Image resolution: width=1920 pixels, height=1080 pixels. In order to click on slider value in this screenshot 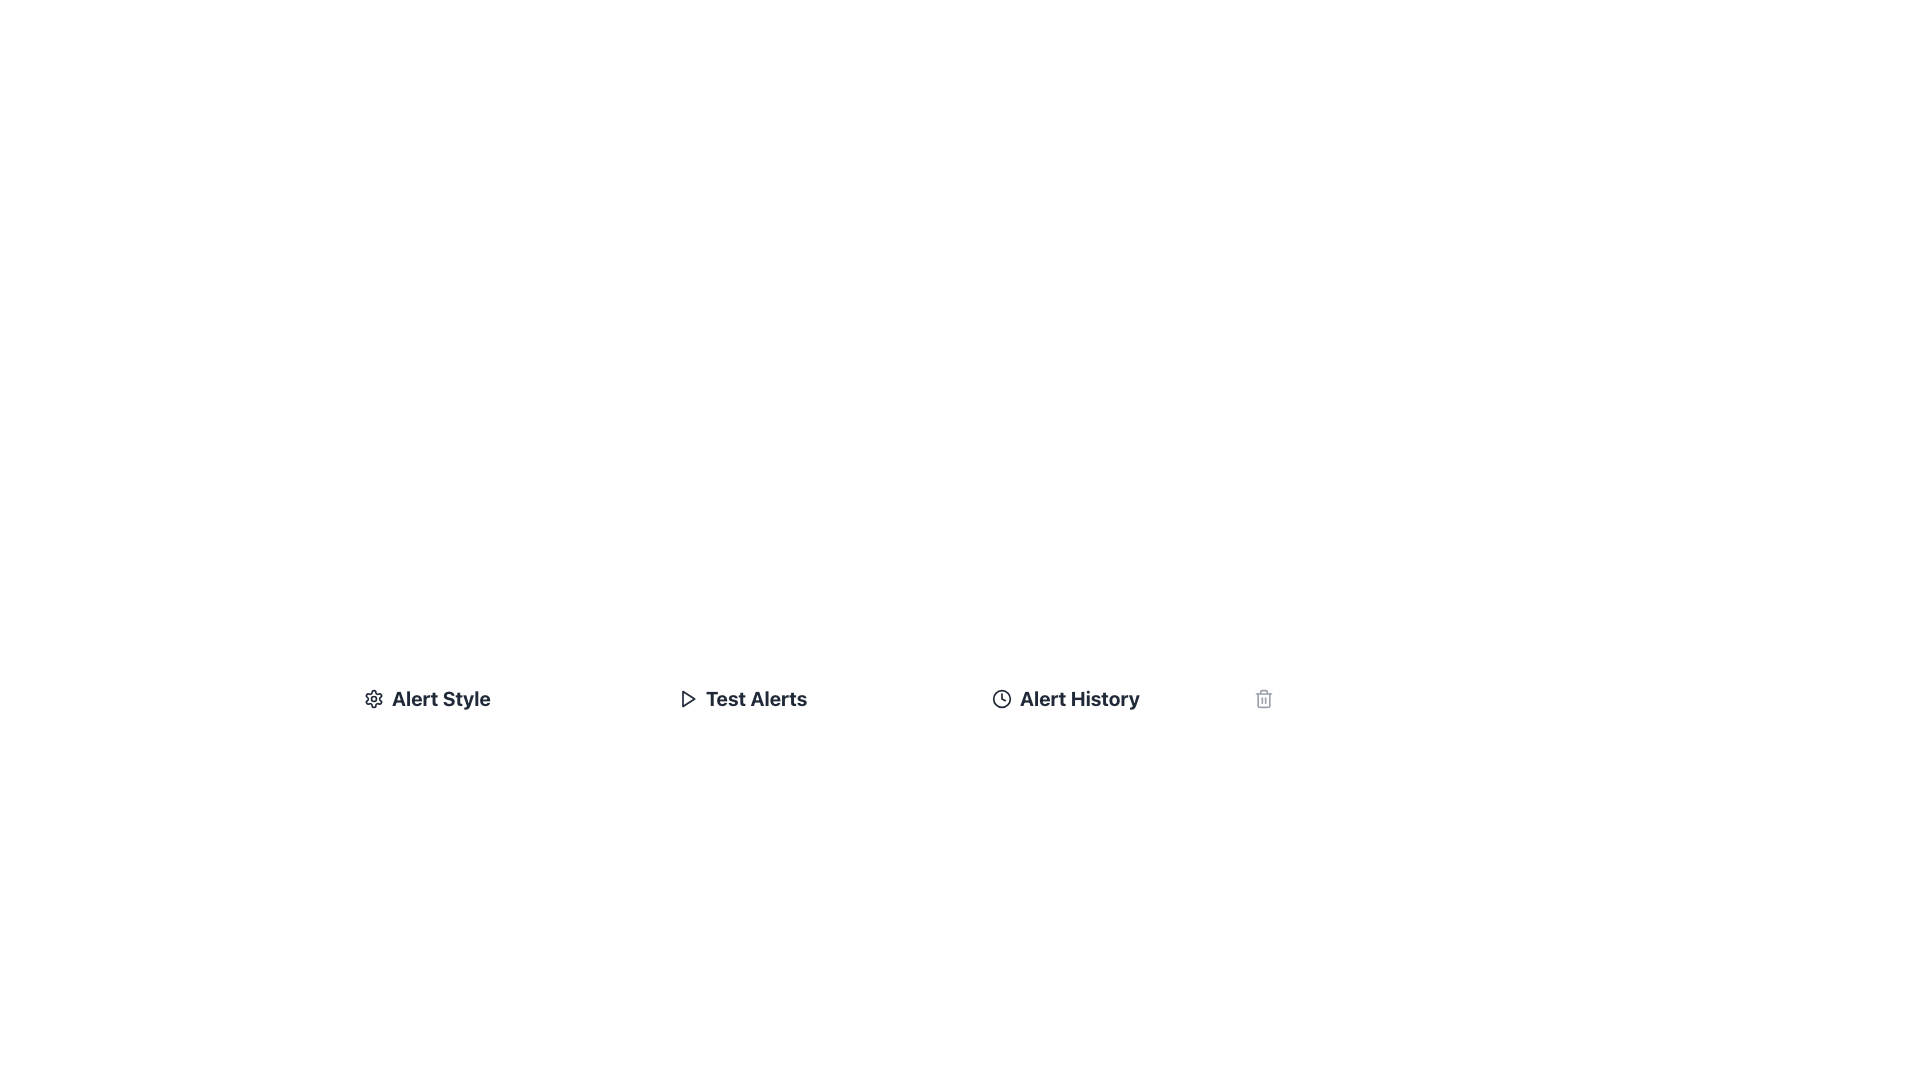, I will do `click(640, 1044)`.